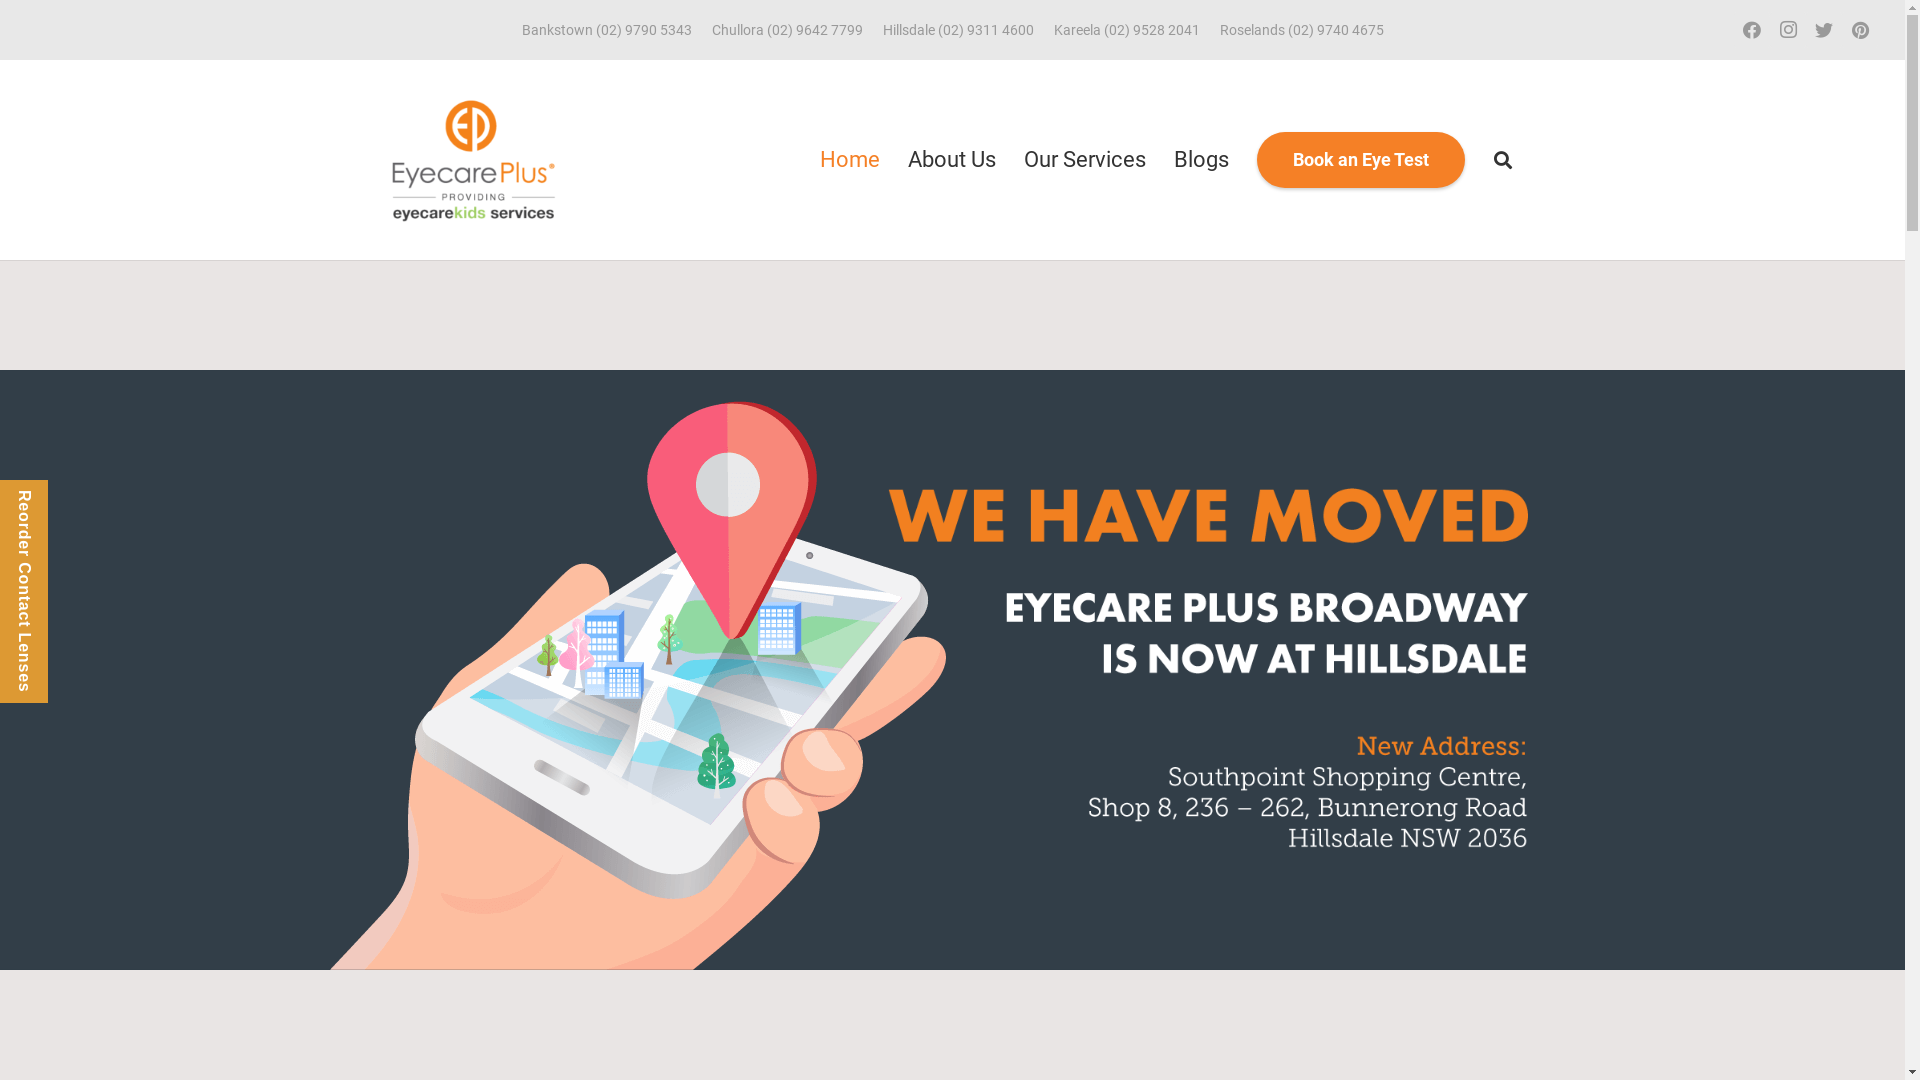  What do you see at coordinates (1859, 30) in the screenshot?
I see `'Pinterest'` at bounding box center [1859, 30].